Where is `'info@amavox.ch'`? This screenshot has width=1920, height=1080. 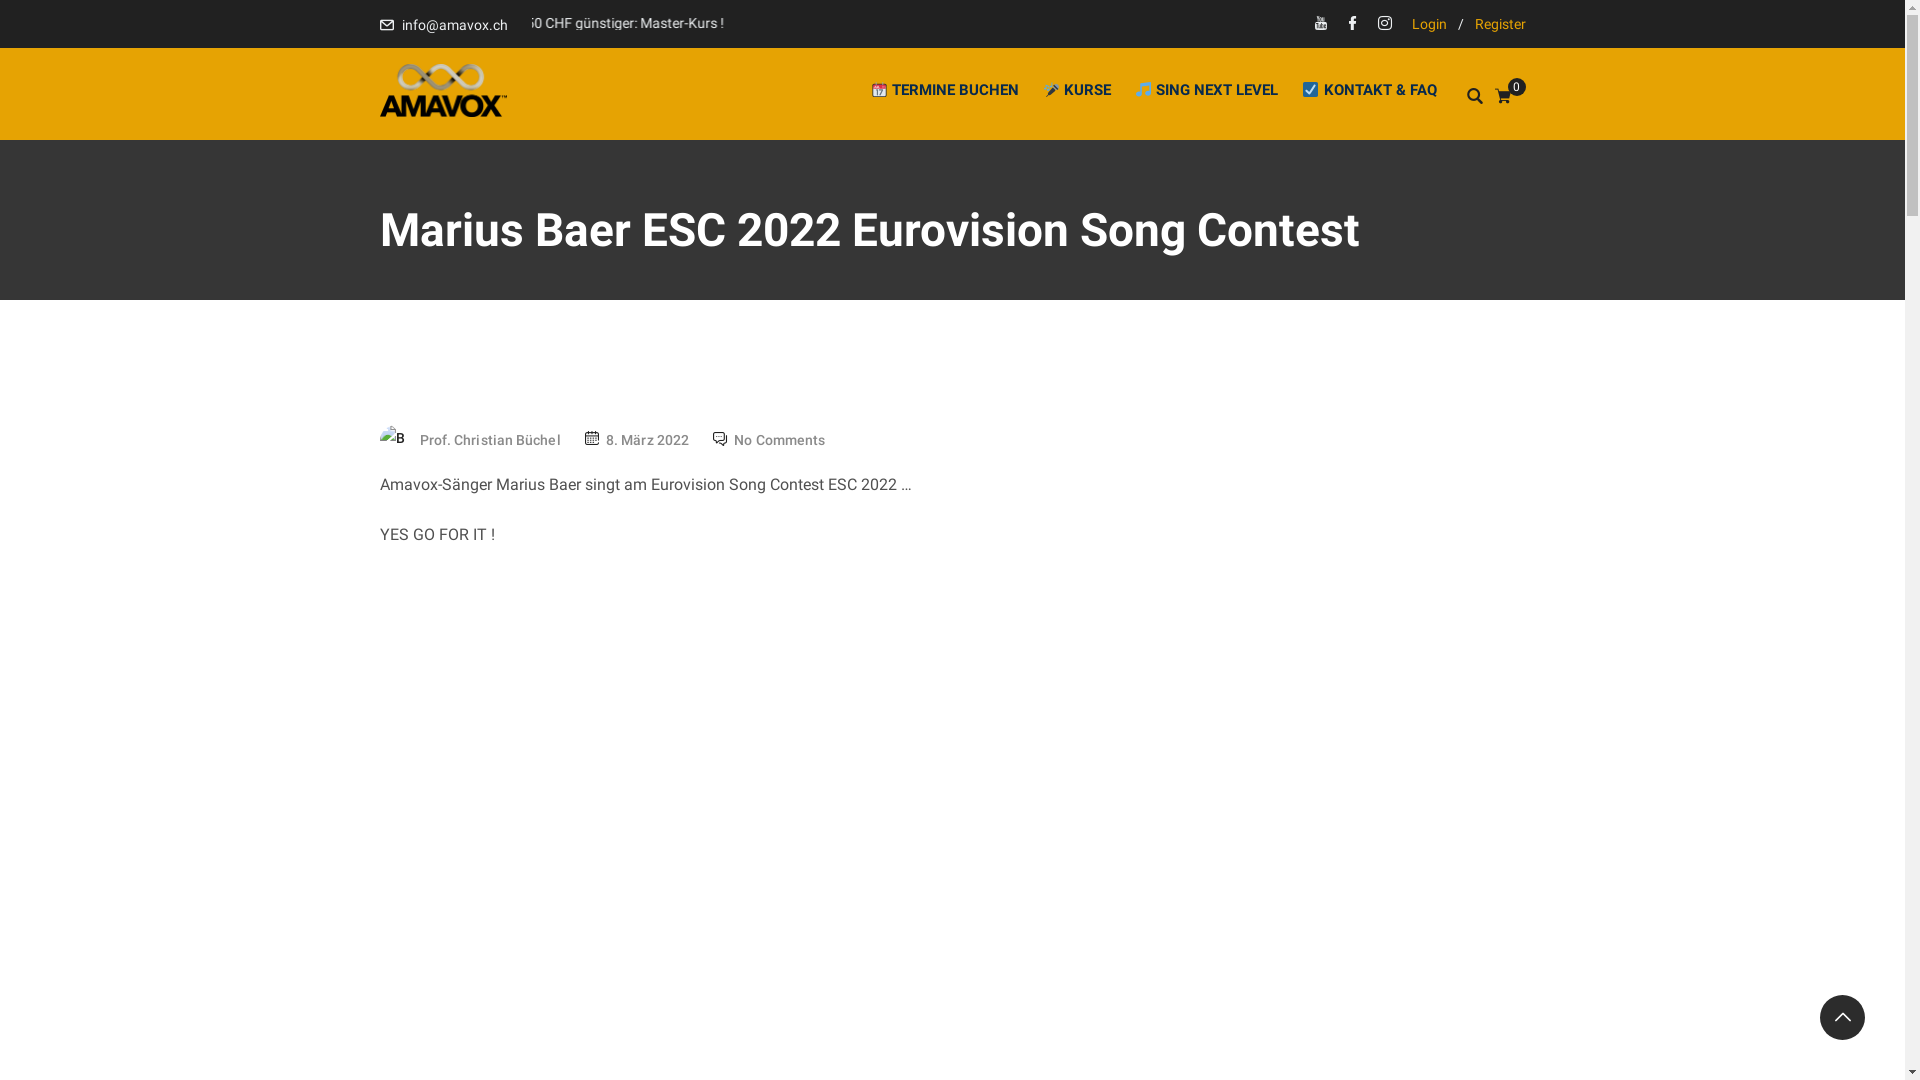
'info@amavox.ch' is located at coordinates (454, 24).